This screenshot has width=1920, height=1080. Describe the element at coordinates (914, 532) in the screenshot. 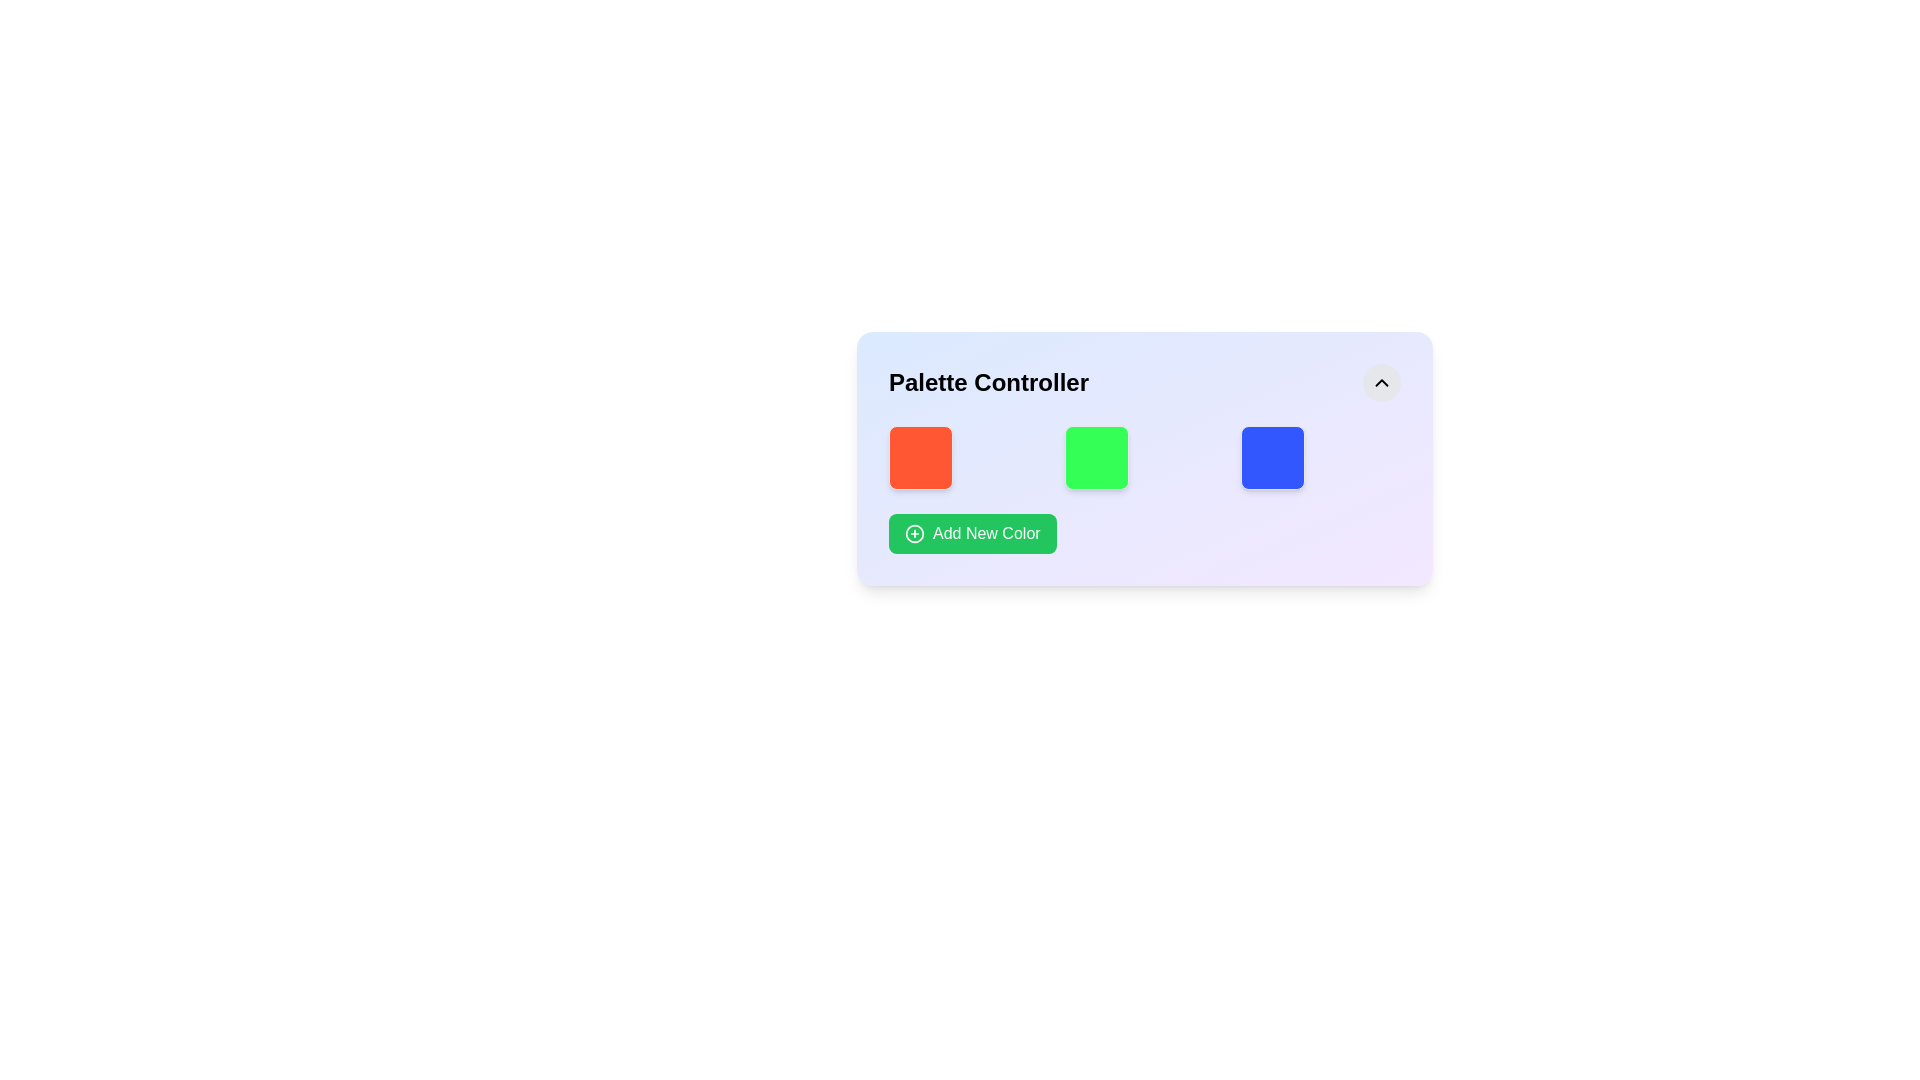

I see `the small circular icon with a plus symbol inside, which has a green background and is positioned to the left of the 'Add New Color' button` at that location.